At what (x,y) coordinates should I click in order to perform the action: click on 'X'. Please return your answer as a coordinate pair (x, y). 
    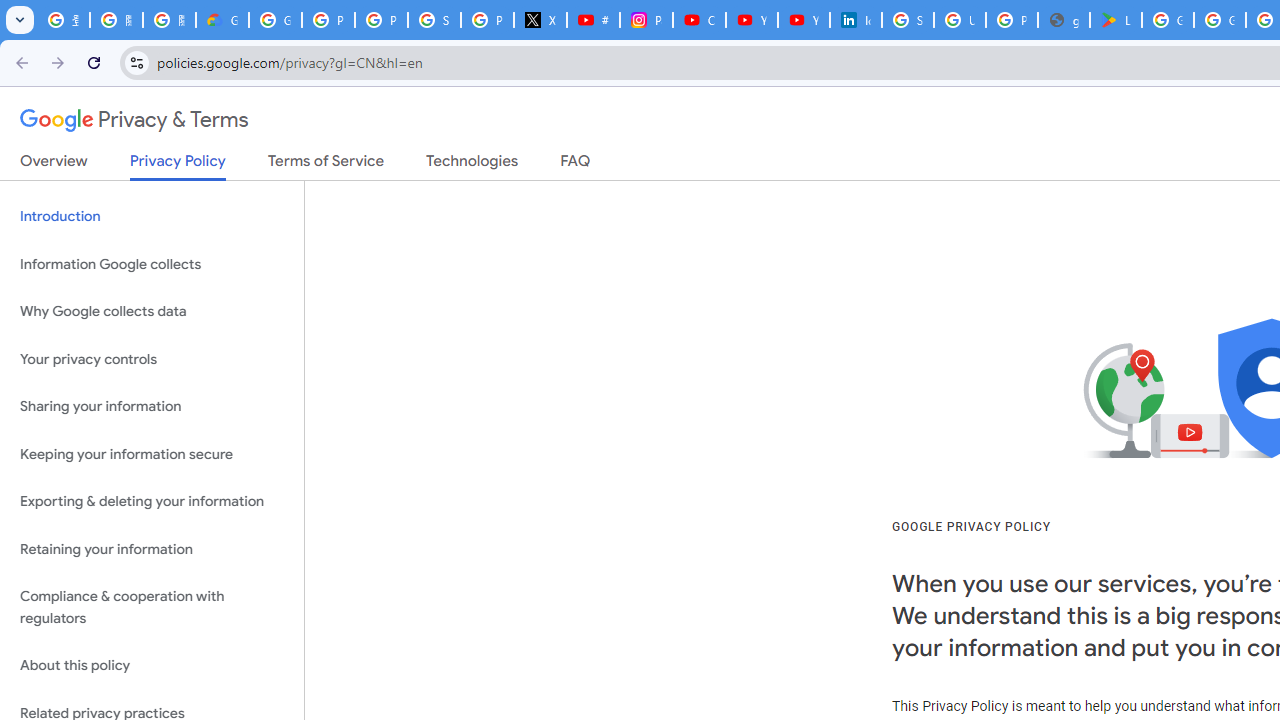
    Looking at the image, I should click on (540, 20).